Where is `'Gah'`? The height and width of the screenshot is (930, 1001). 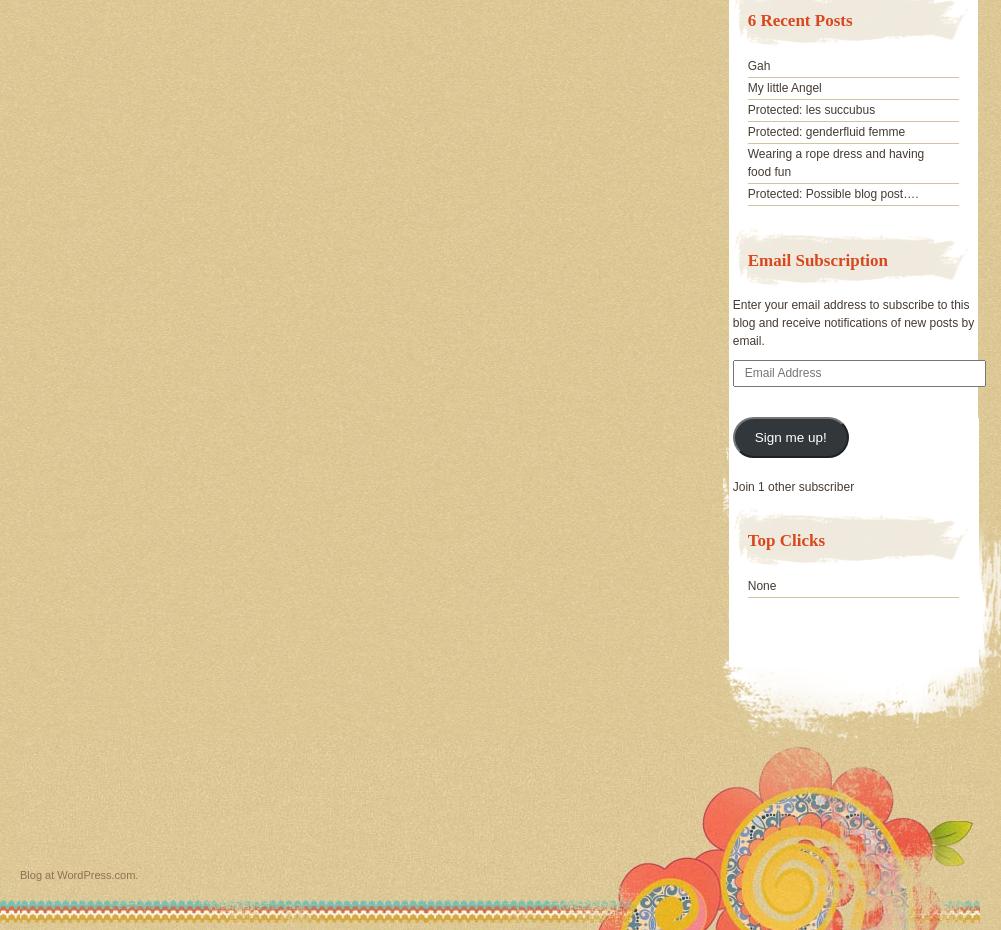 'Gah' is located at coordinates (758, 65).